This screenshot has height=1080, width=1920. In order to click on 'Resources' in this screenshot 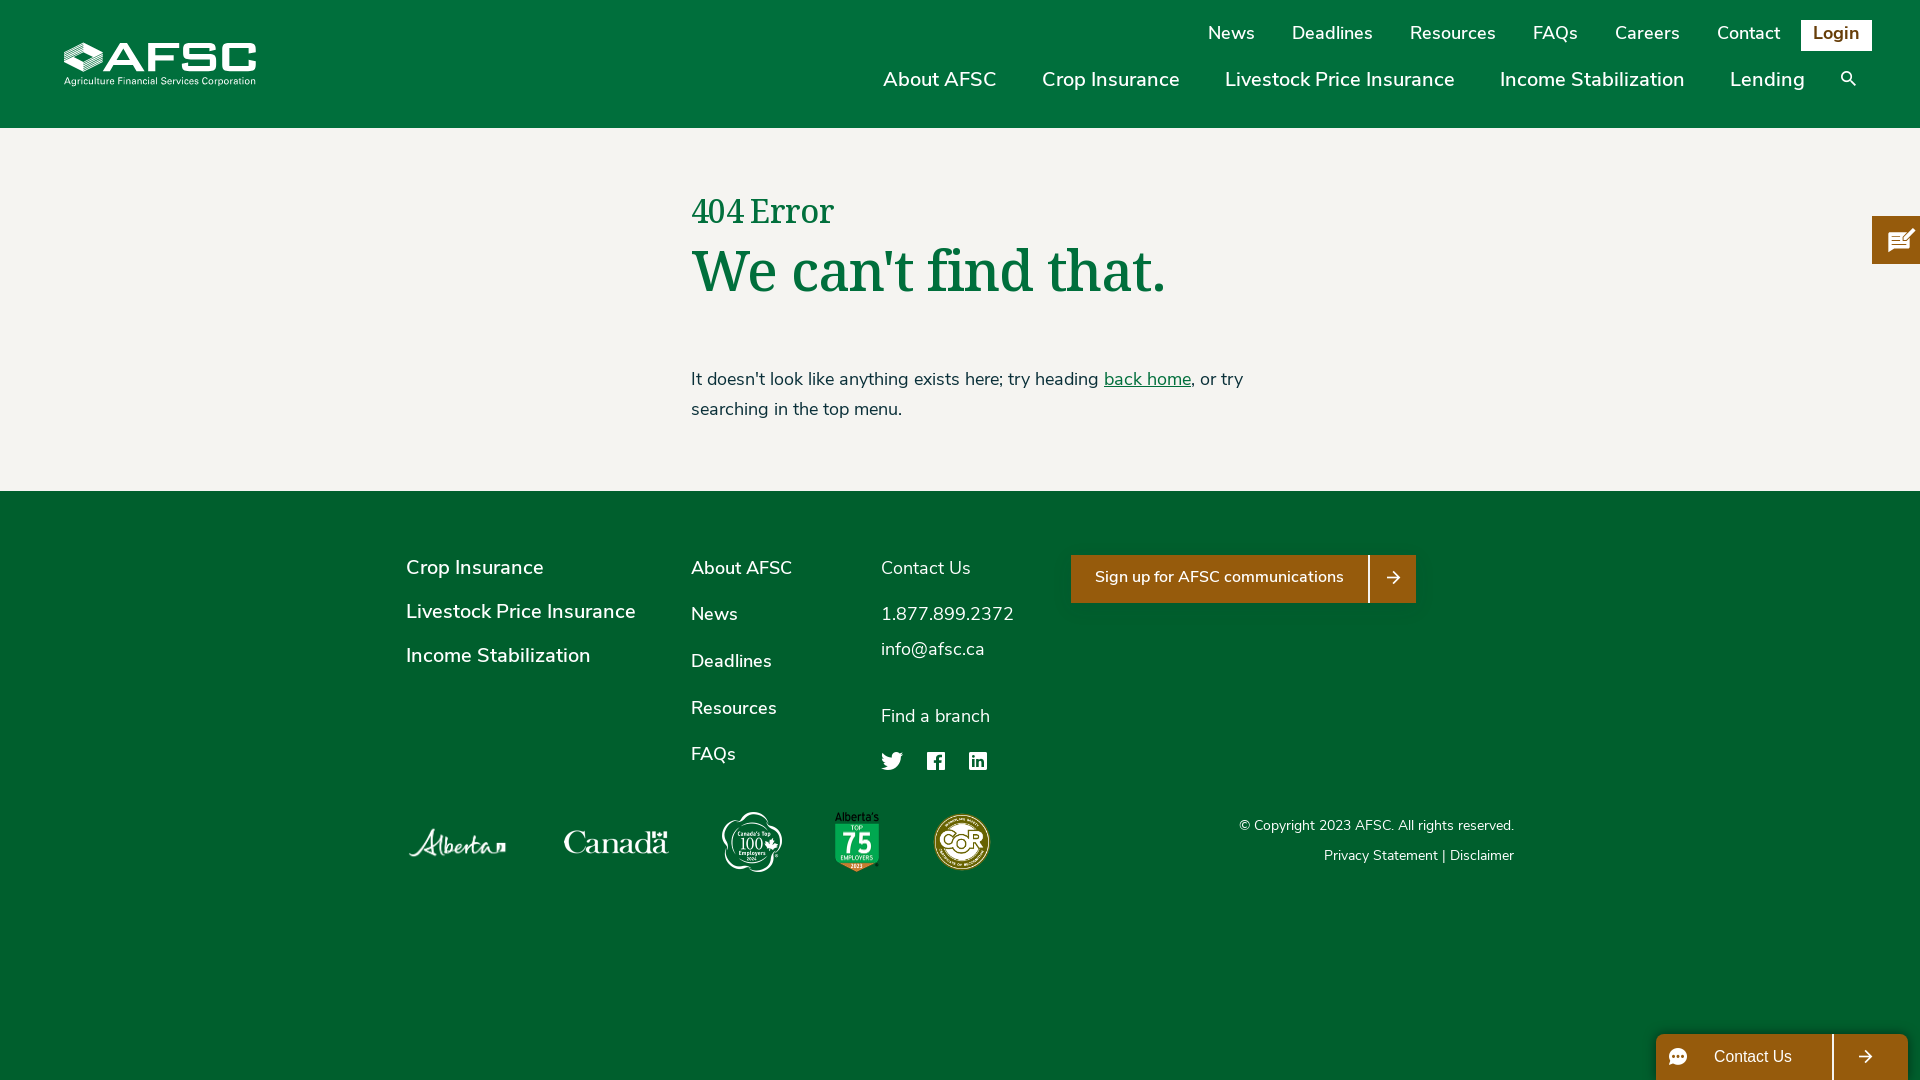, I will do `click(691, 708)`.